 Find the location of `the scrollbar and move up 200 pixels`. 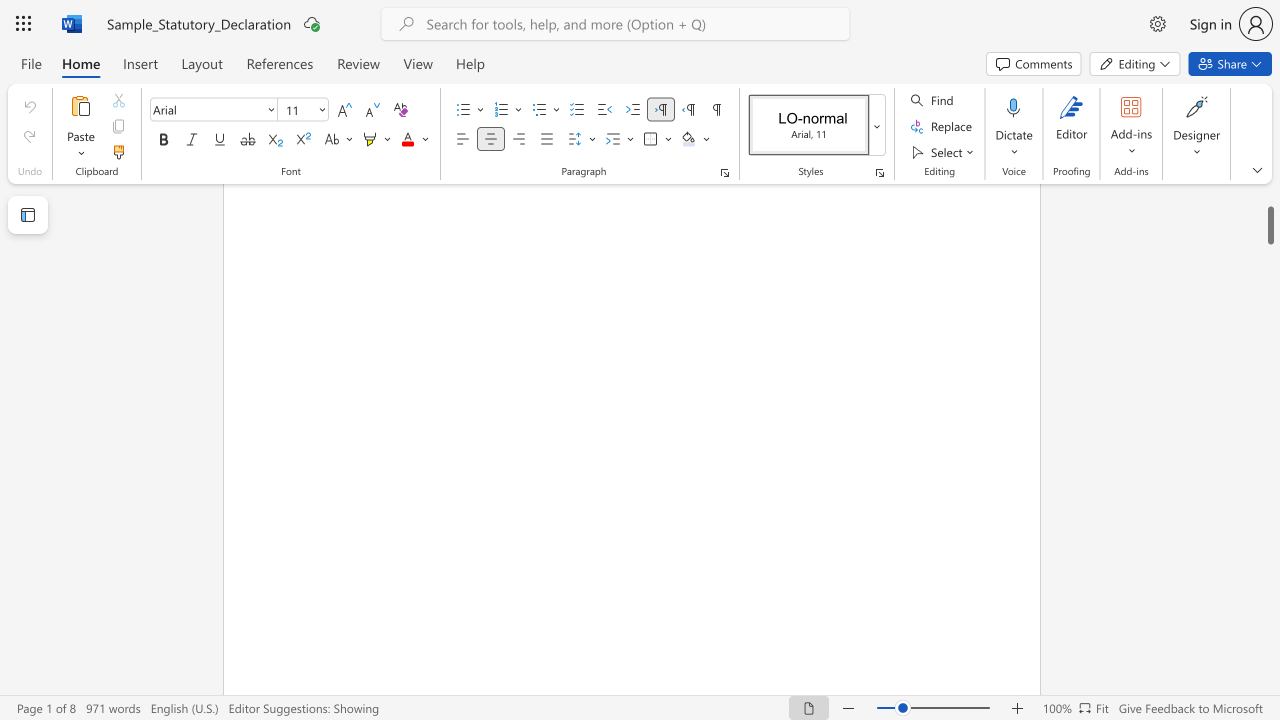

the scrollbar and move up 200 pixels is located at coordinates (1269, 216).